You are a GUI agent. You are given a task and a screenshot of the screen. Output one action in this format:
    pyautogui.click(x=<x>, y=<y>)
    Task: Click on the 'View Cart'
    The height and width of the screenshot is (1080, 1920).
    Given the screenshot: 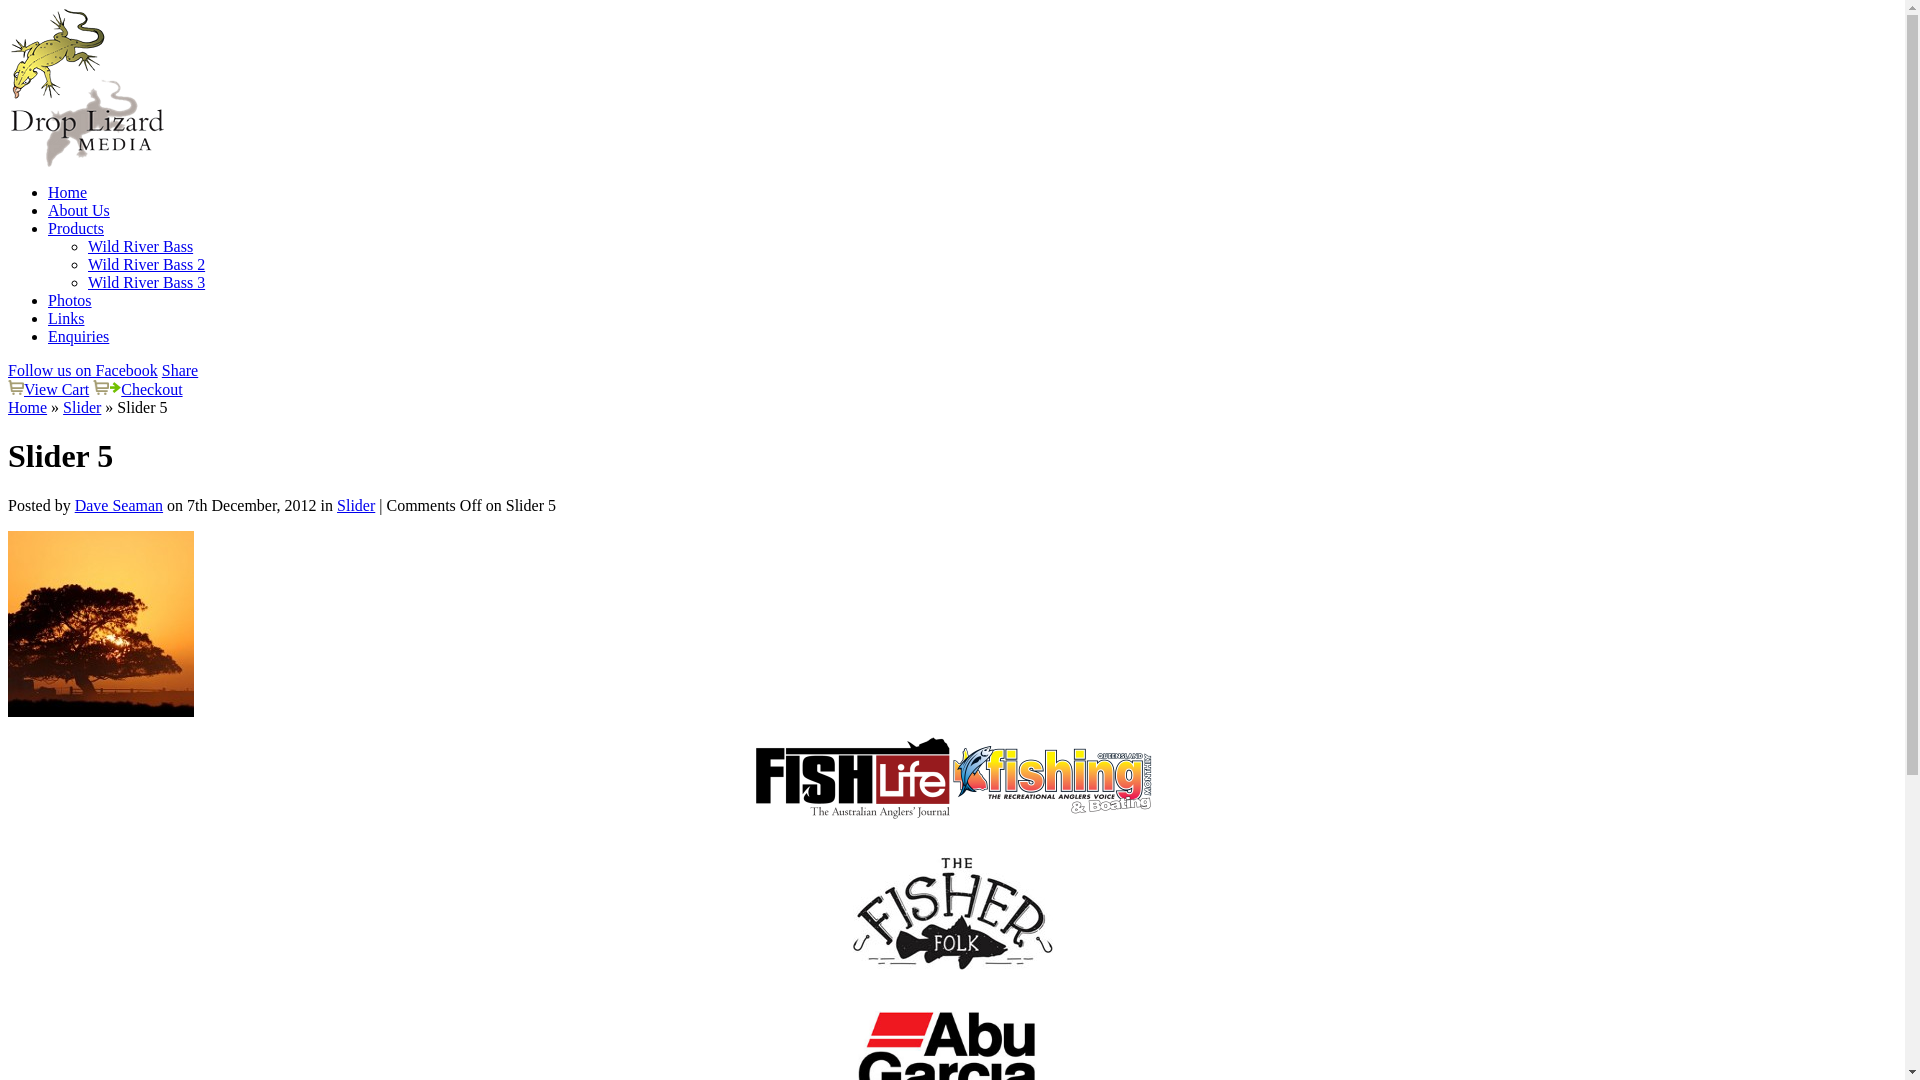 What is the action you would take?
    pyautogui.click(x=56, y=389)
    